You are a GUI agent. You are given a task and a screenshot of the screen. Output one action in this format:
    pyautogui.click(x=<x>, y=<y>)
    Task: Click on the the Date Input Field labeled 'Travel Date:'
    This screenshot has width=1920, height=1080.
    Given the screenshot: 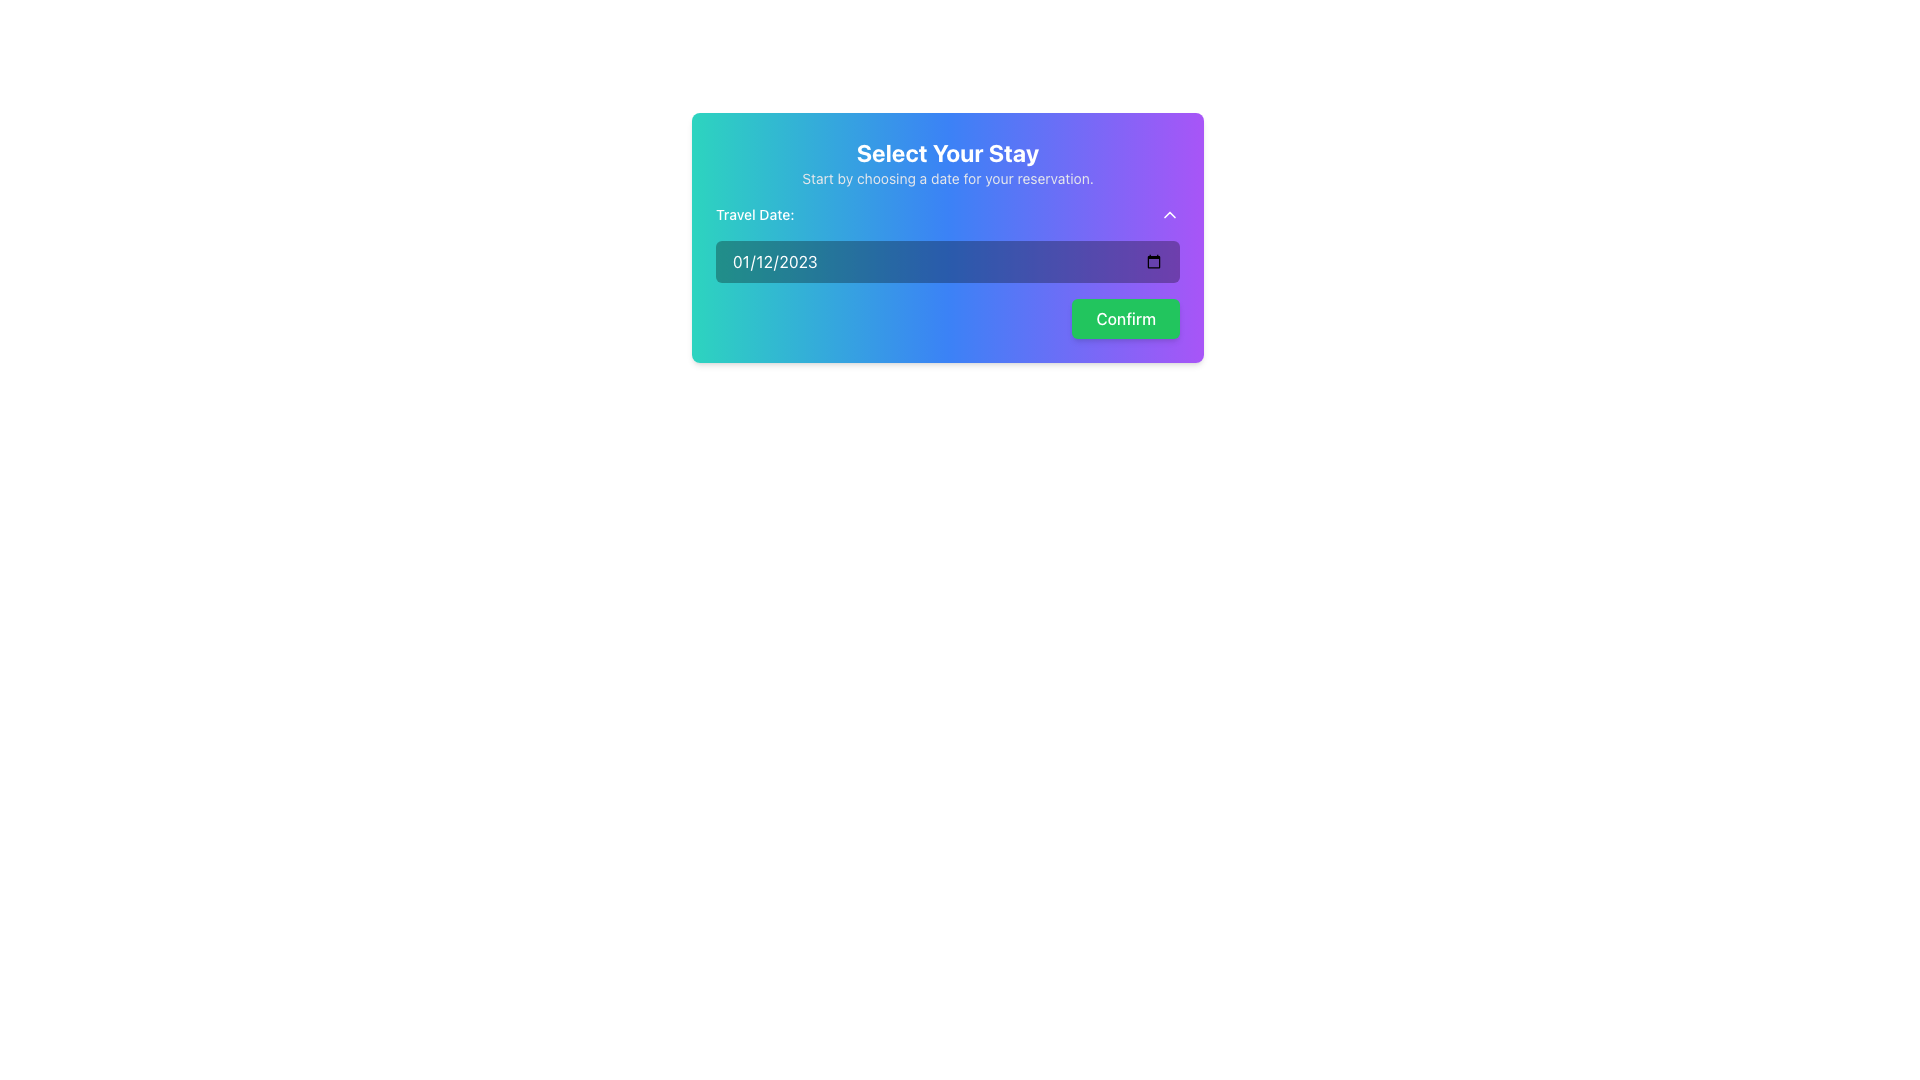 What is the action you would take?
    pyautogui.click(x=947, y=242)
    